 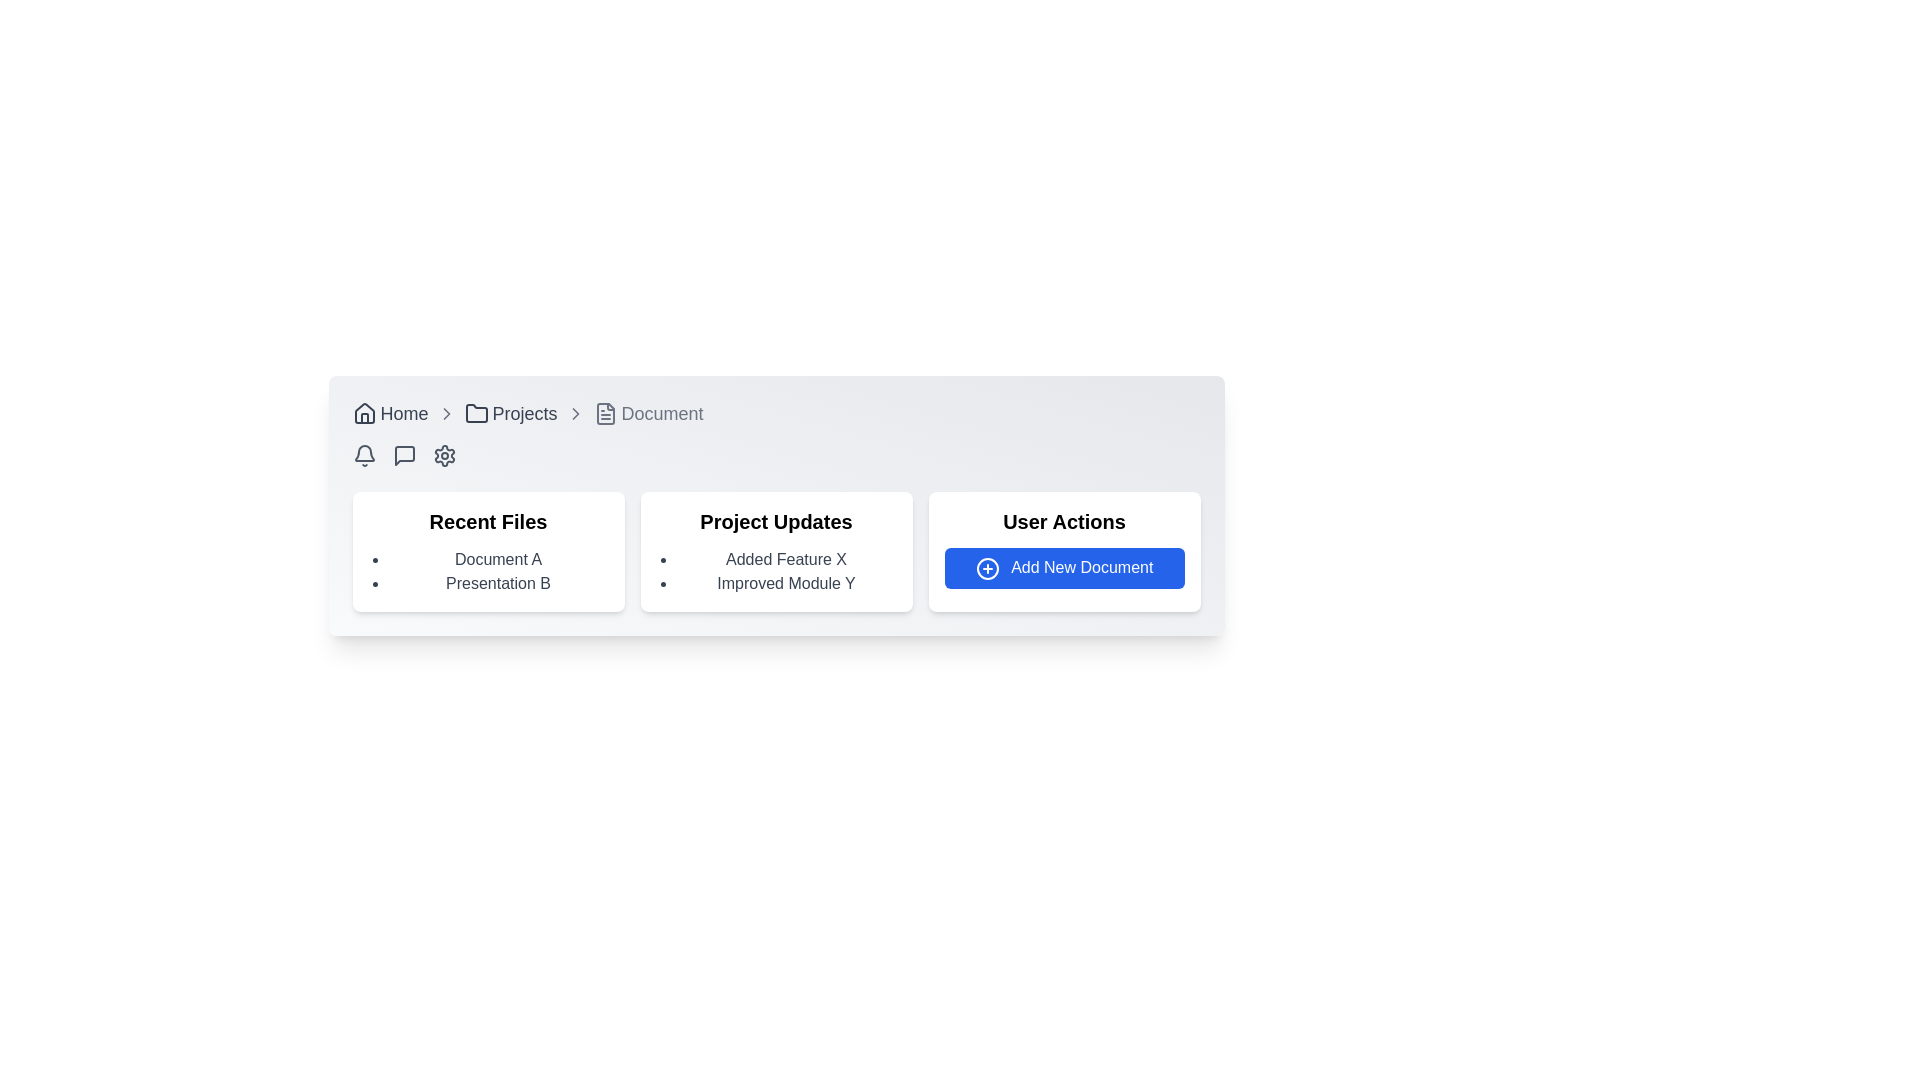 What do you see at coordinates (445, 412) in the screenshot?
I see `the third chevron icon in the breadcrumb navigation bar, which visually separates 'Projects' and 'Document'` at bounding box center [445, 412].